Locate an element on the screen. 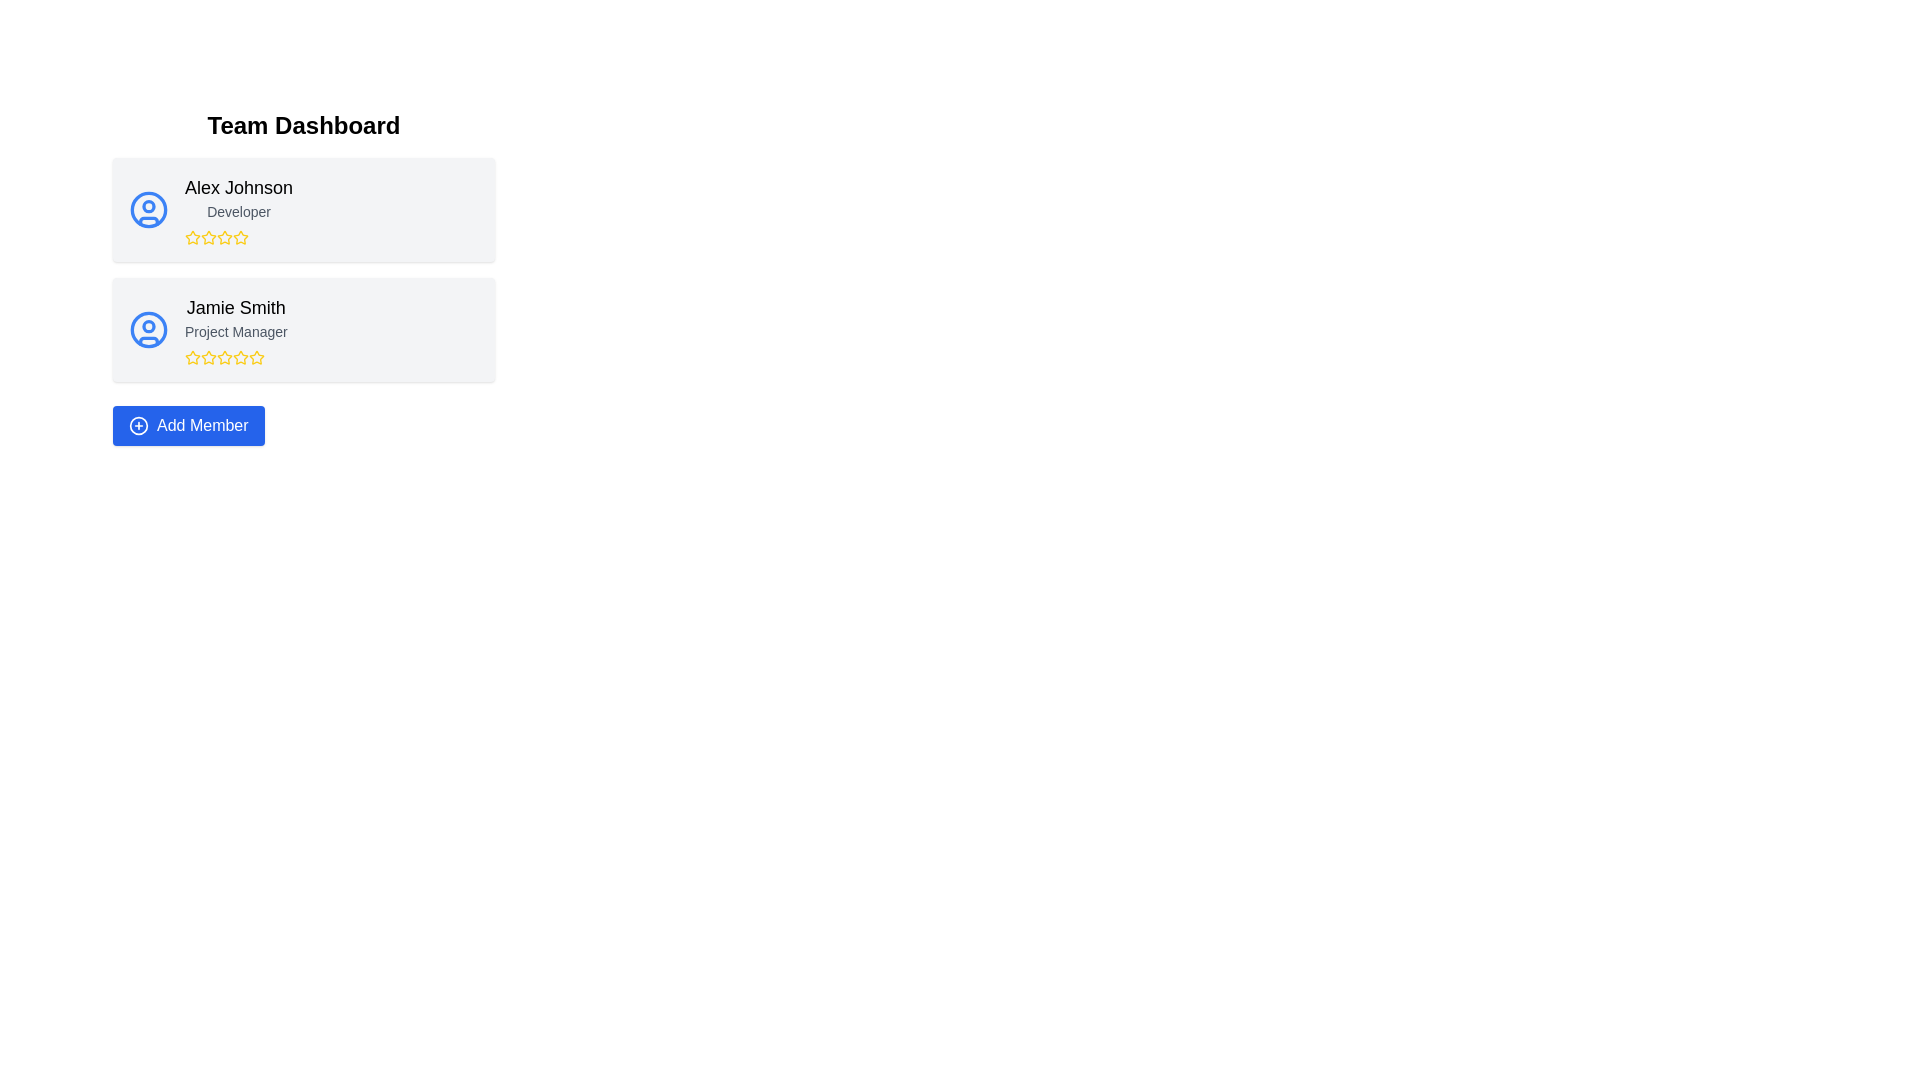  the small SVG Circle element within the user profile icon representing 'Alex Johnson Developer' is located at coordinates (147, 325).